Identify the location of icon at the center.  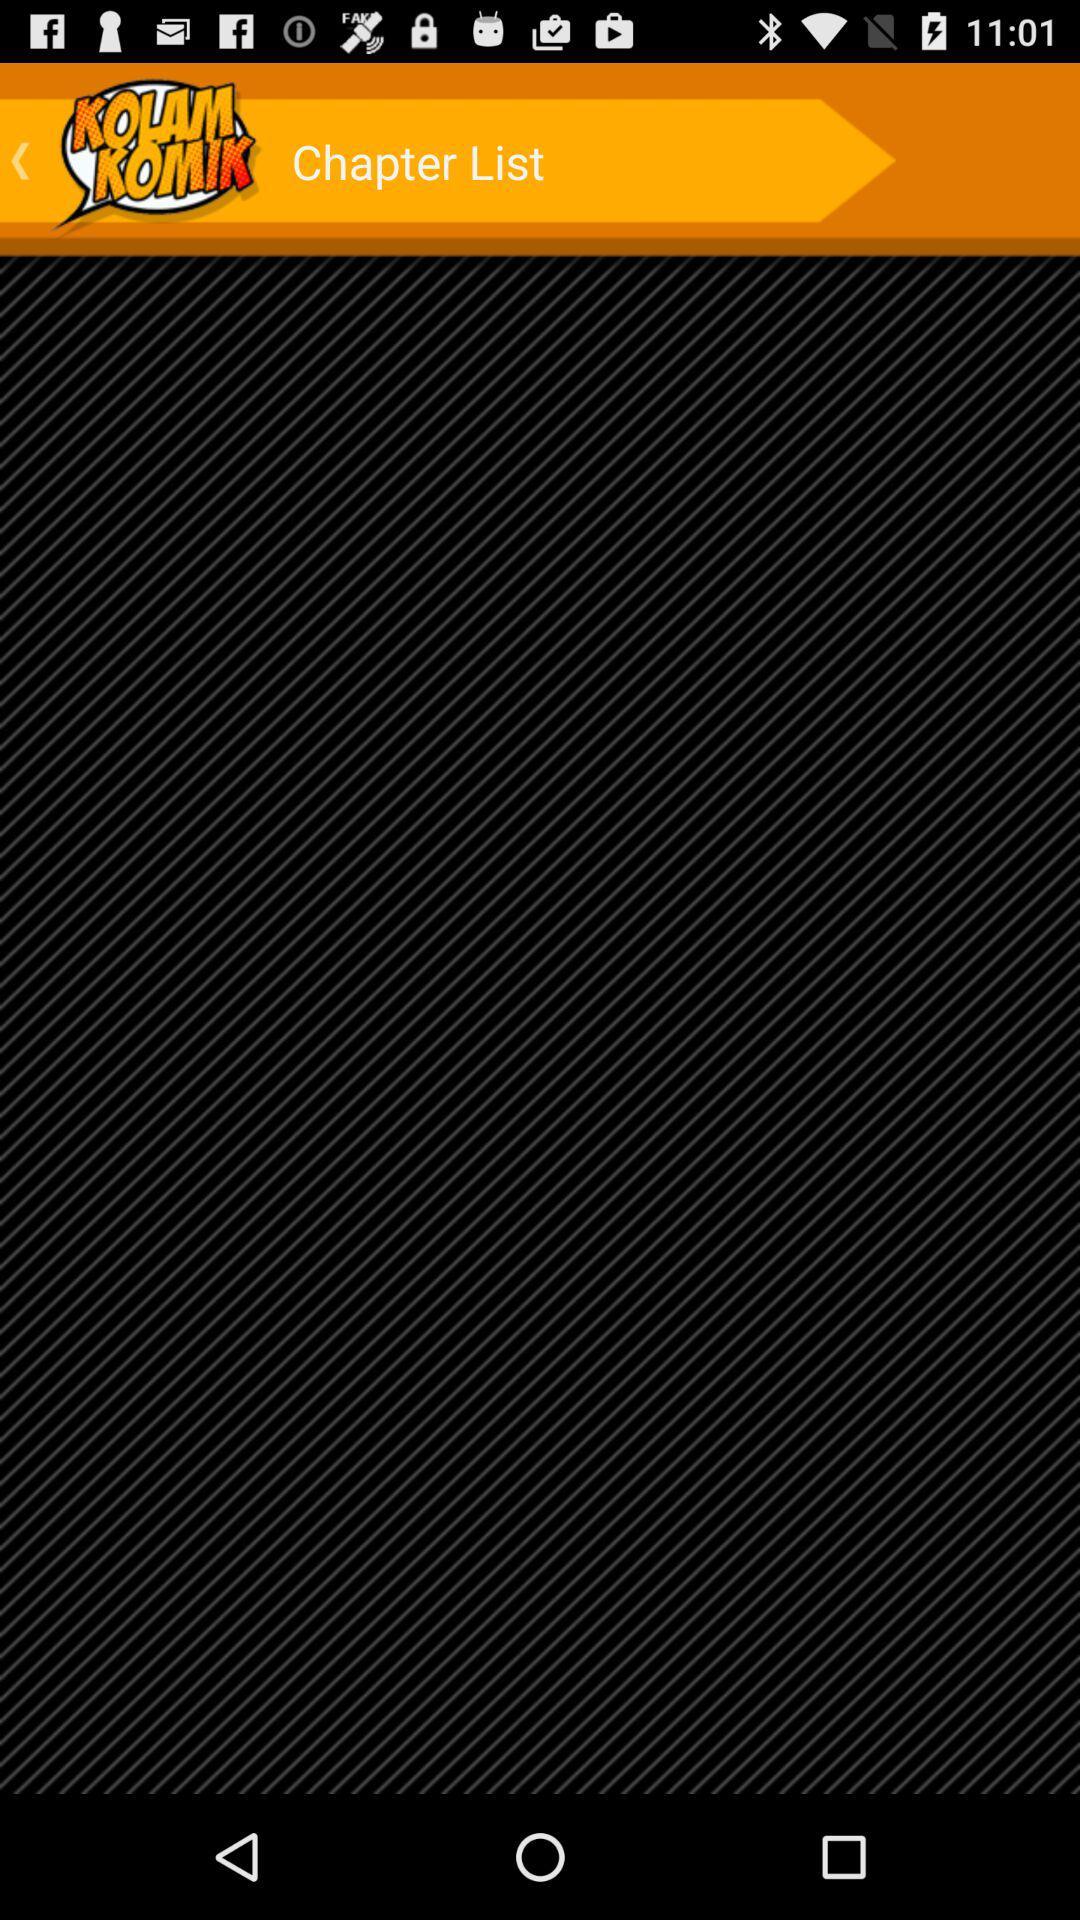
(540, 927).